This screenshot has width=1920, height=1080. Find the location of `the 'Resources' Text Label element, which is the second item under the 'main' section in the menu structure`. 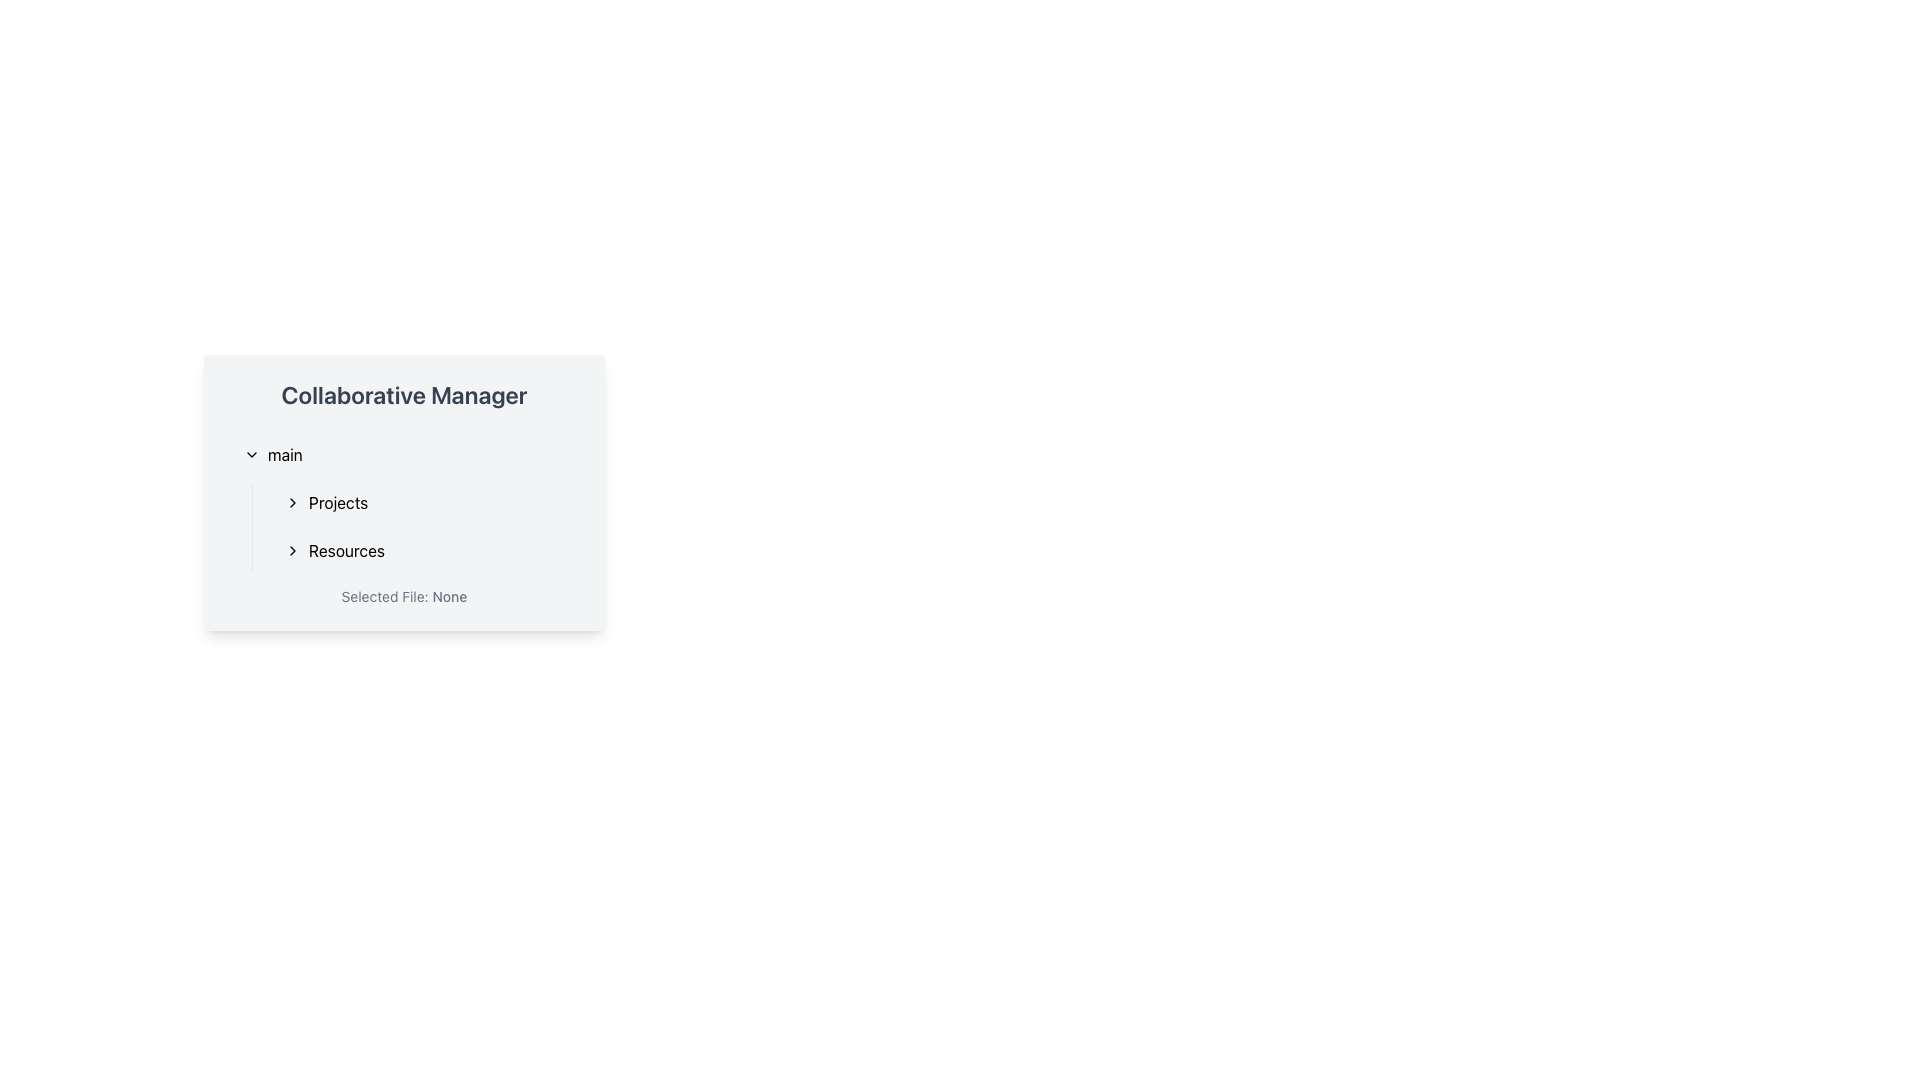

the 'Resources' Text Label element, which is the second item under the 'main' section in the menu structure is located at coordinates (346, 551).